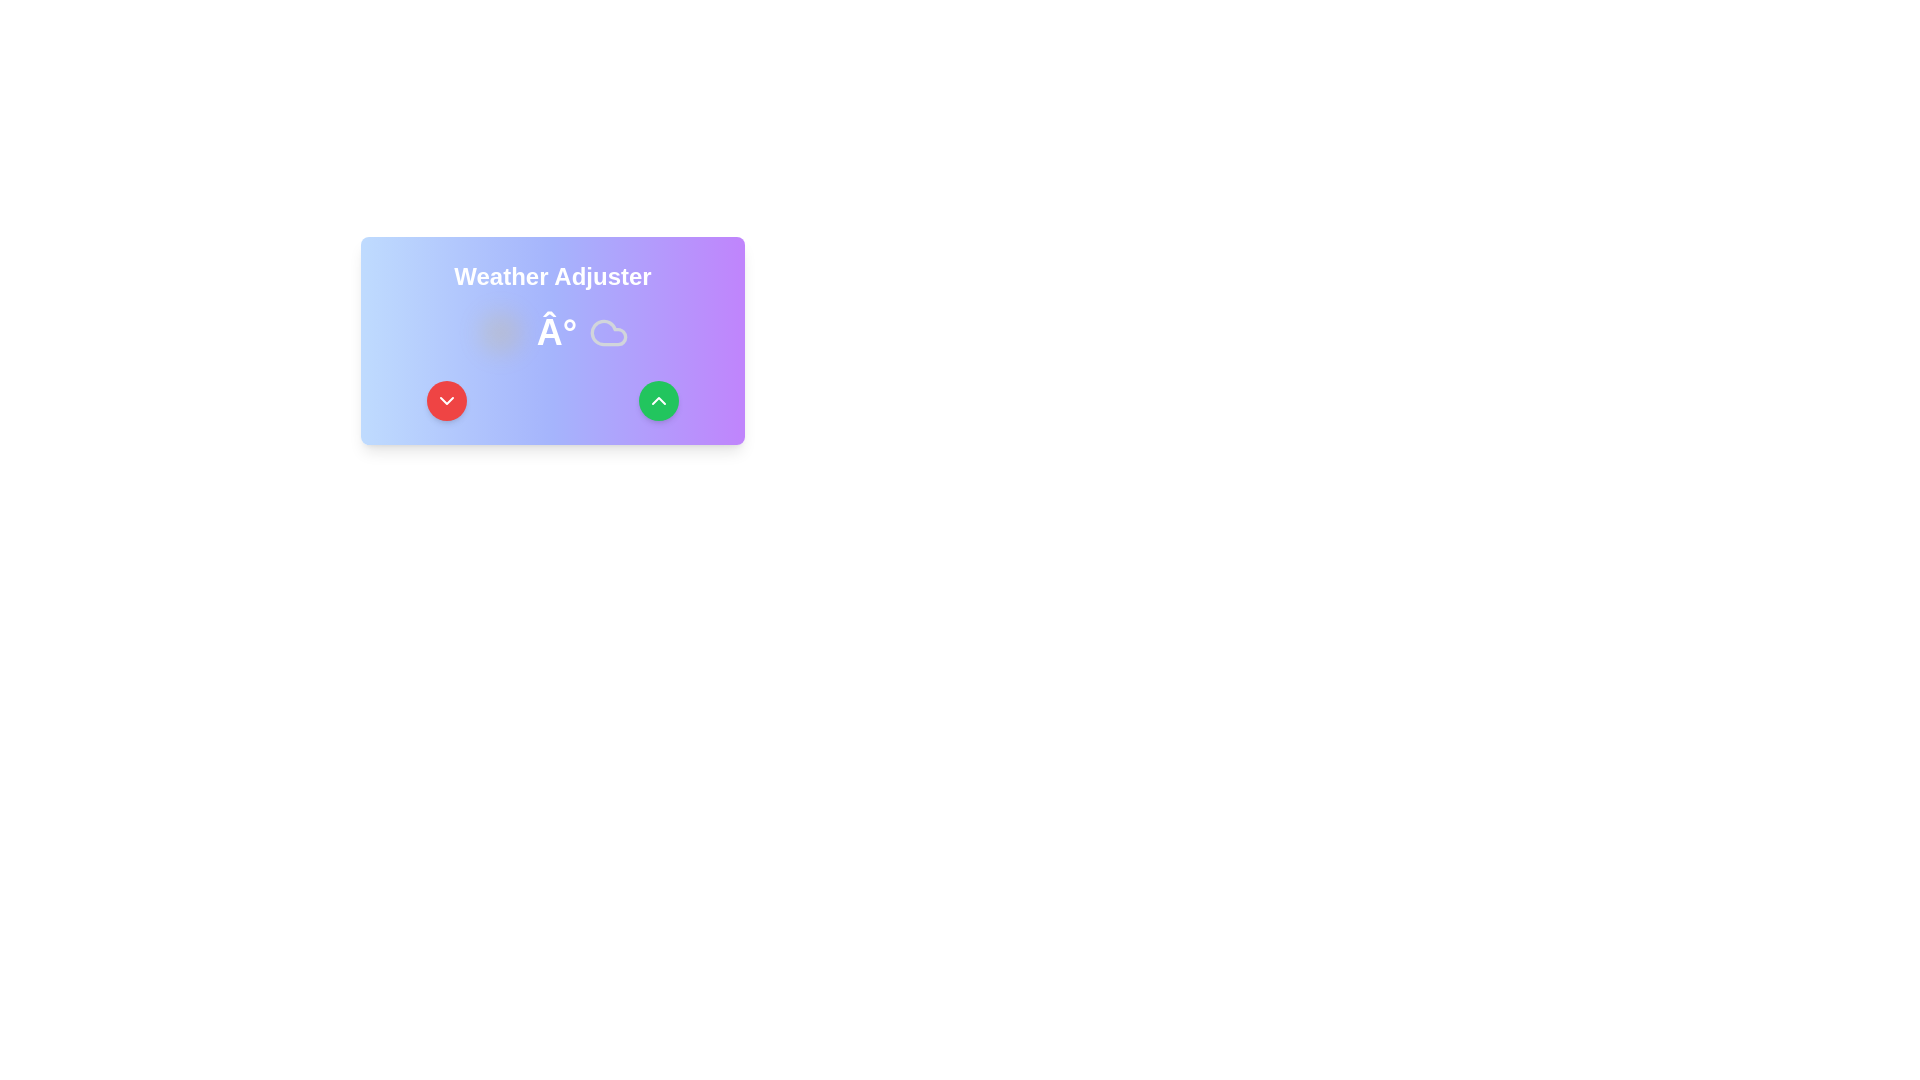 Image resolution: width=1920 pixels, height=1080 pixels. I want to click on the static text label displaying the symbol 'Â°', which is prominently rendered in a large font size on a gradient background, located centrally within the 'Weather Adjuster' widget, so click(556, 331).